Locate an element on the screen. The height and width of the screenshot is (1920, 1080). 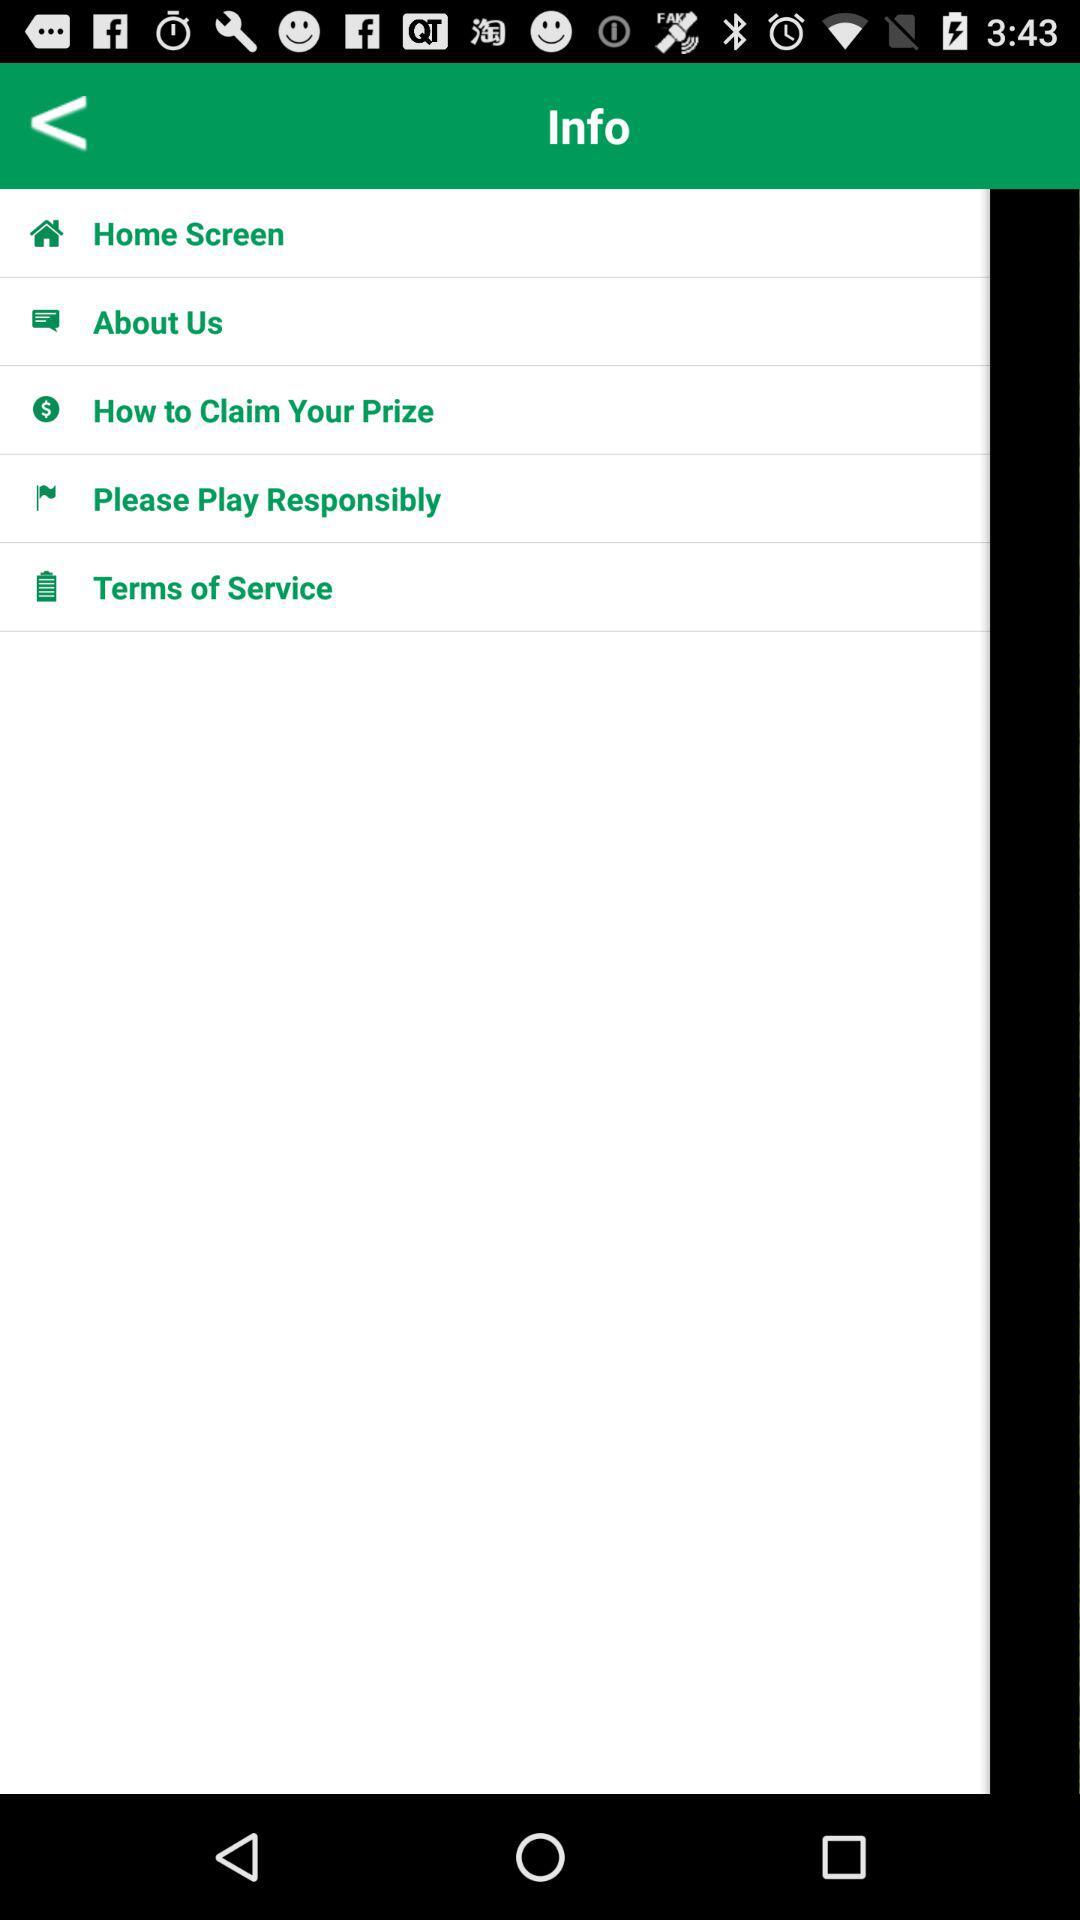
the button above home screen is located at coordinates (588, 124).